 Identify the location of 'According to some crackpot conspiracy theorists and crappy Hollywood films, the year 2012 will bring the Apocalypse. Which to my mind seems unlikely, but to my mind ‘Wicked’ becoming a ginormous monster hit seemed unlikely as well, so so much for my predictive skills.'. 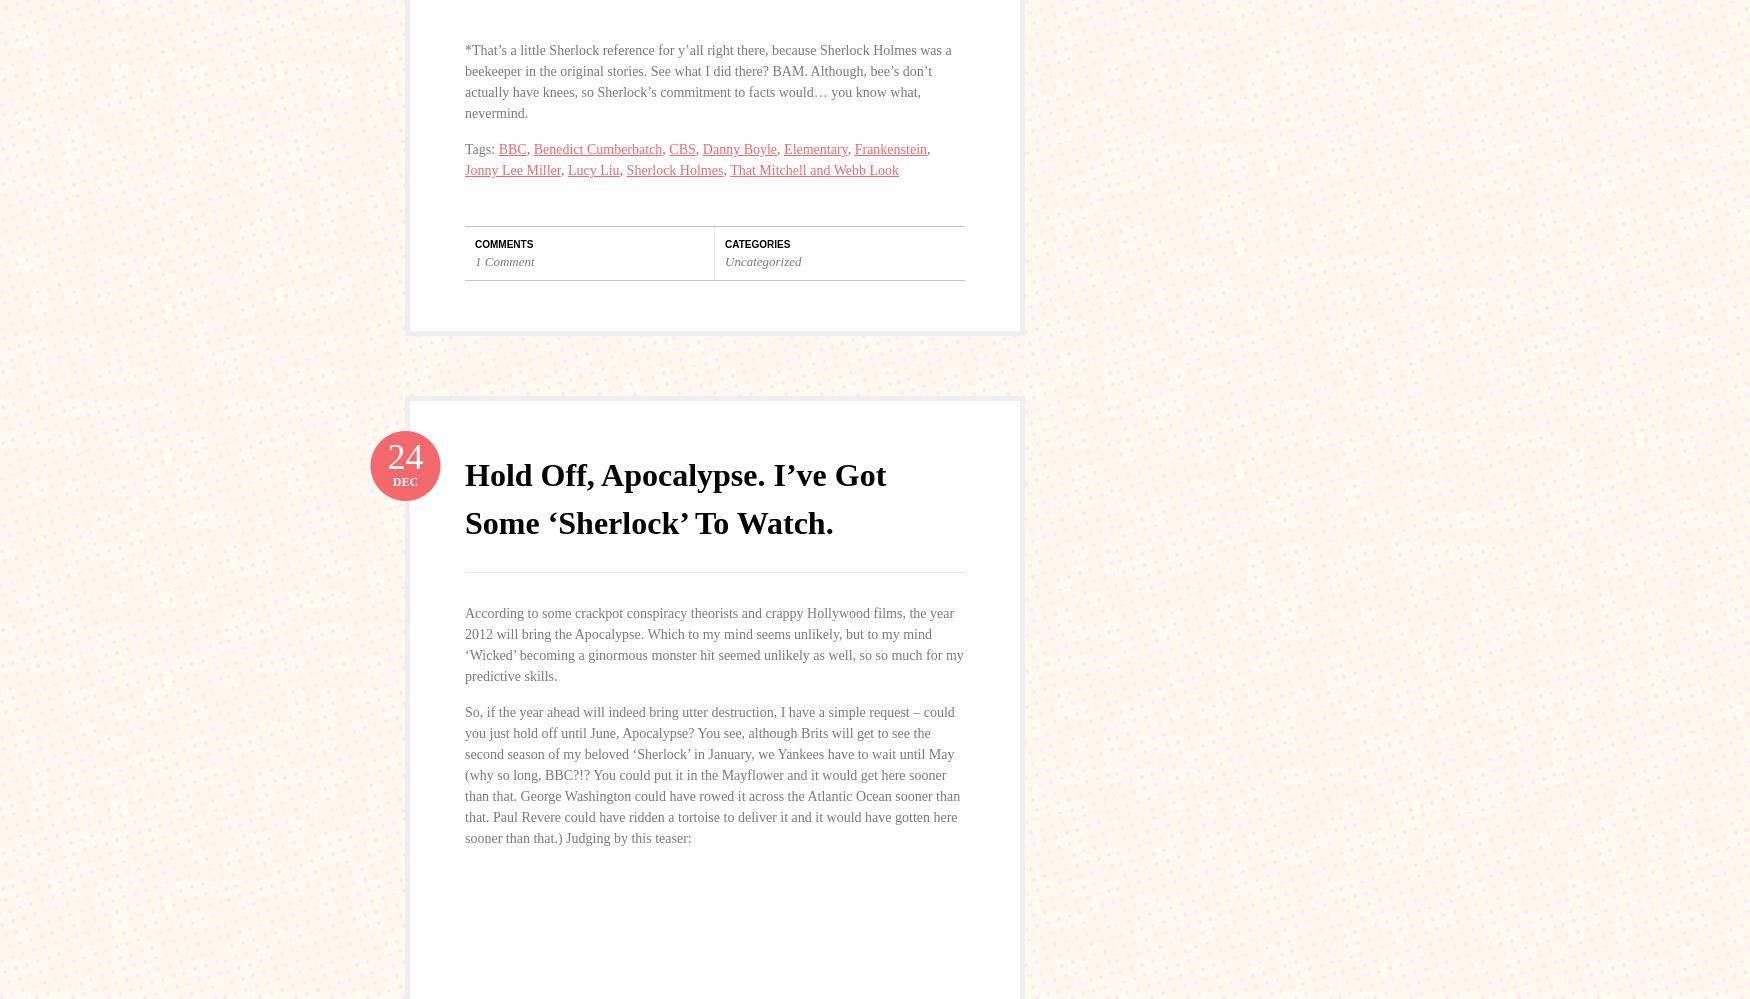
(714, 642).